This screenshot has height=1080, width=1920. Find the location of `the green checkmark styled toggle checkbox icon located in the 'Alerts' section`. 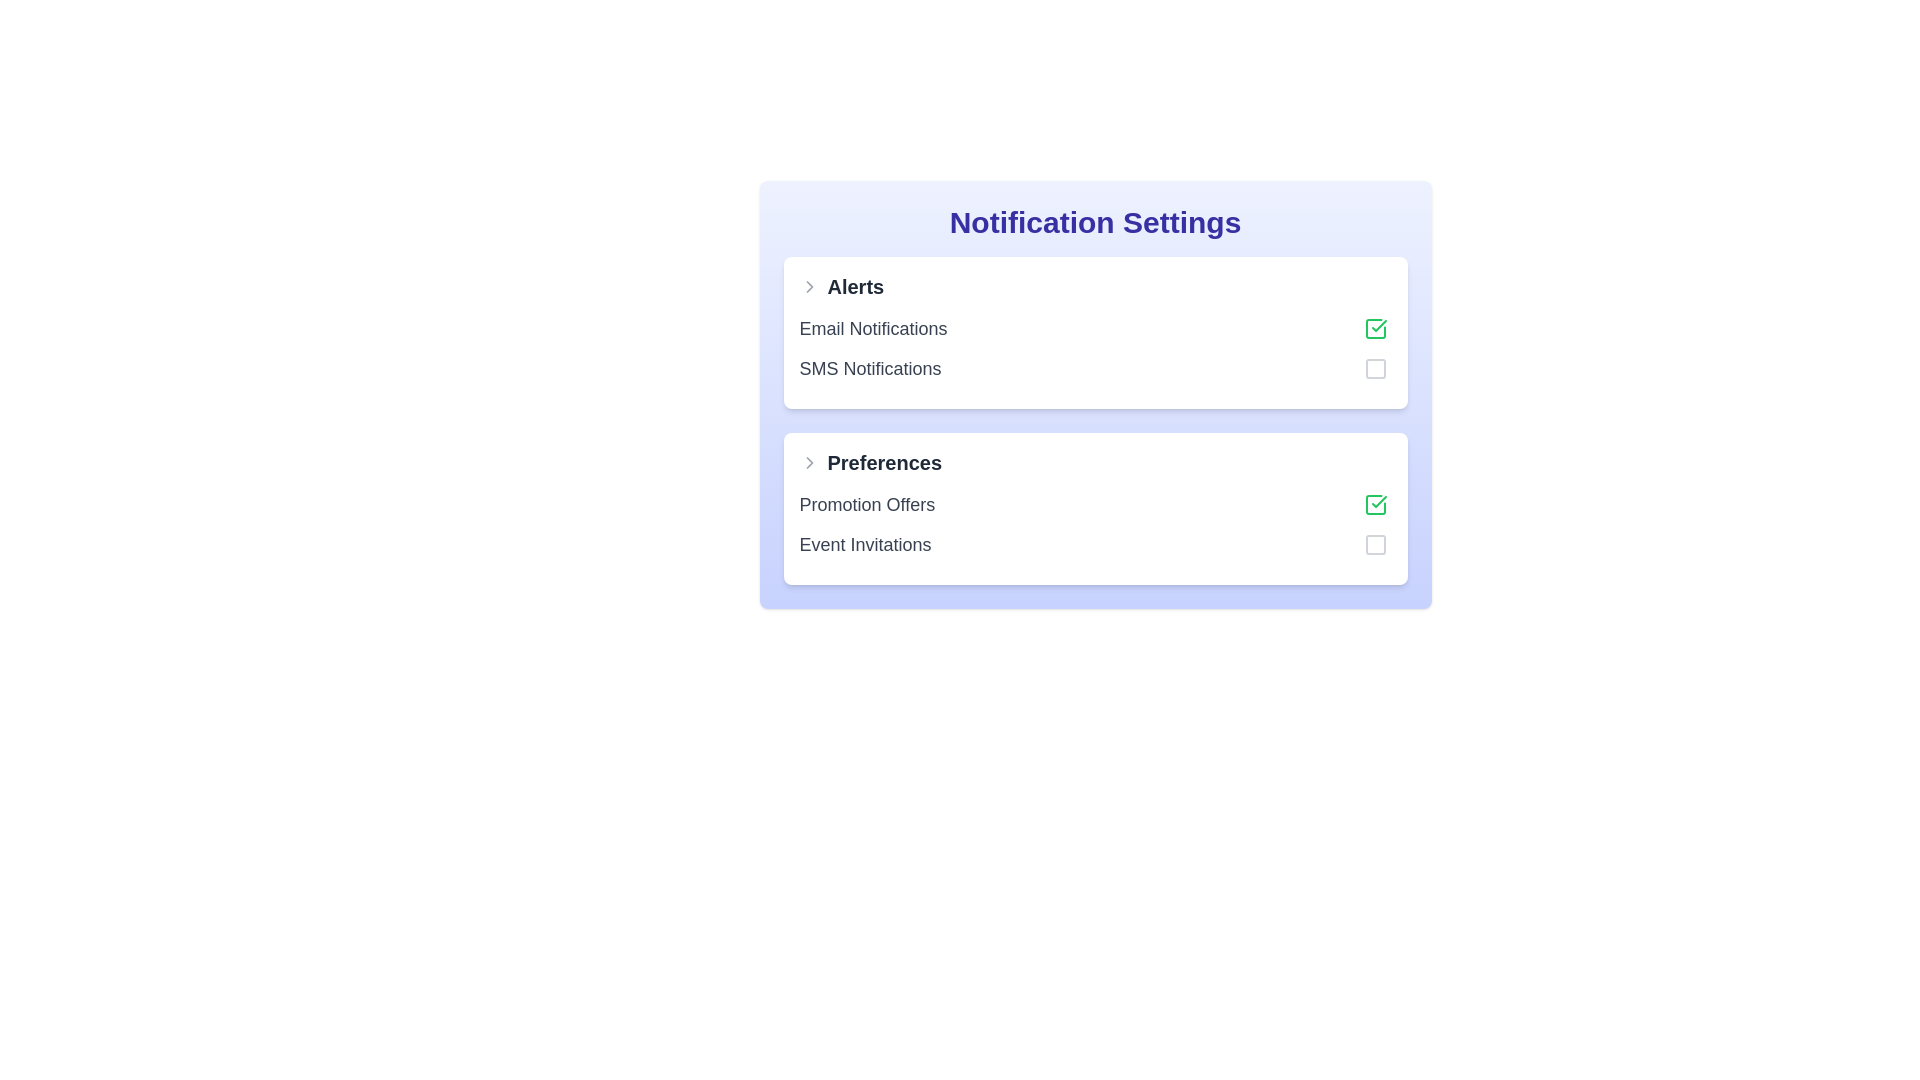

the green checkmark styled toggle checkbox icon located in the 'Alerts' section is located at coordinates (1374, 327).